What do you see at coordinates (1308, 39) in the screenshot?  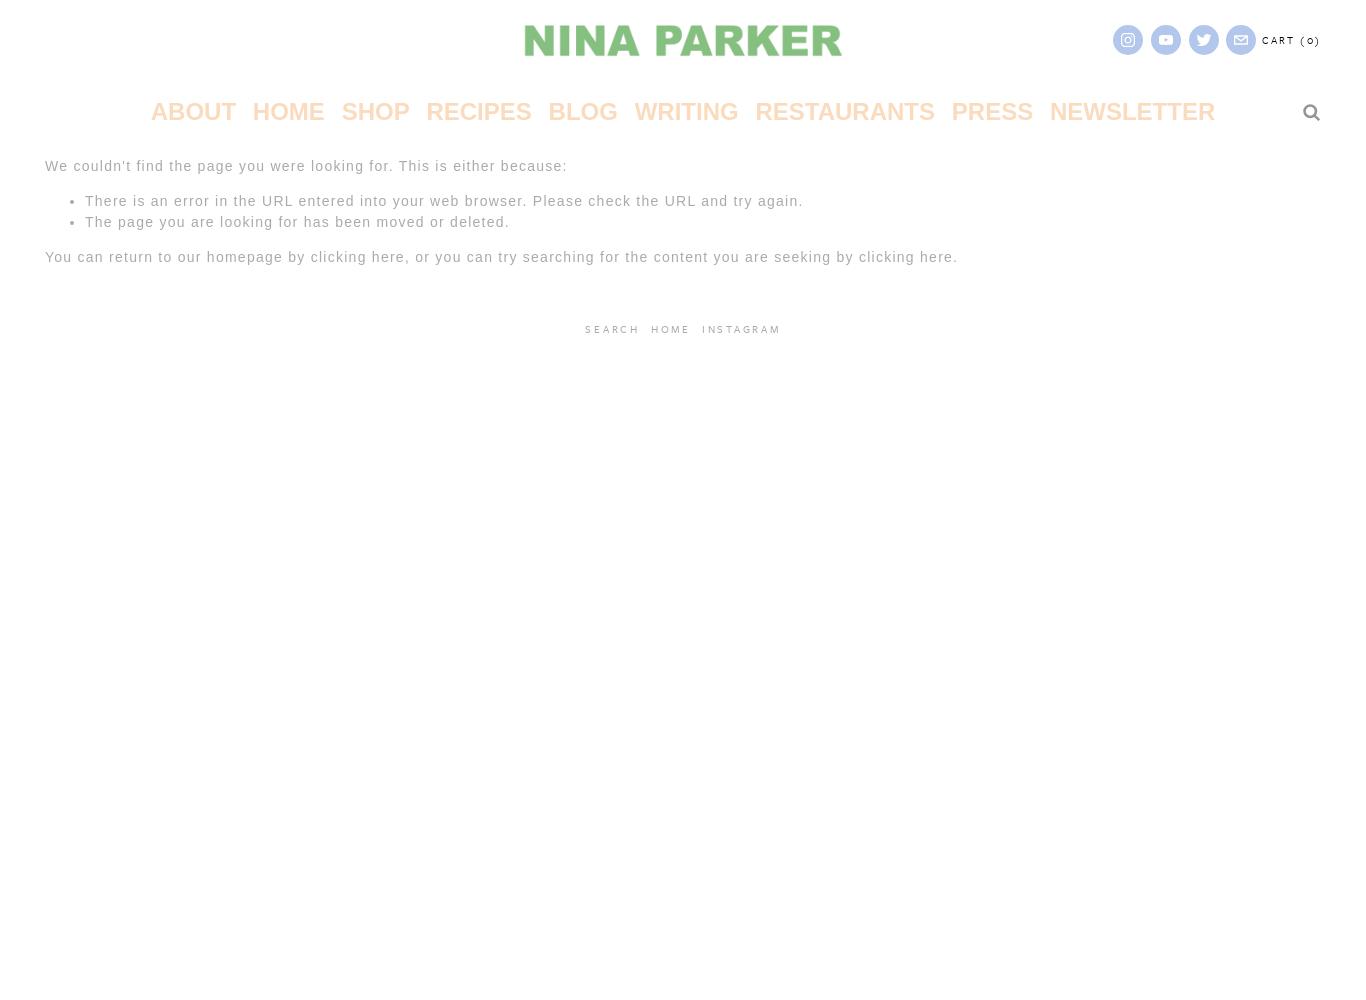 I see `'0'` at bounding box center [1308, 39].